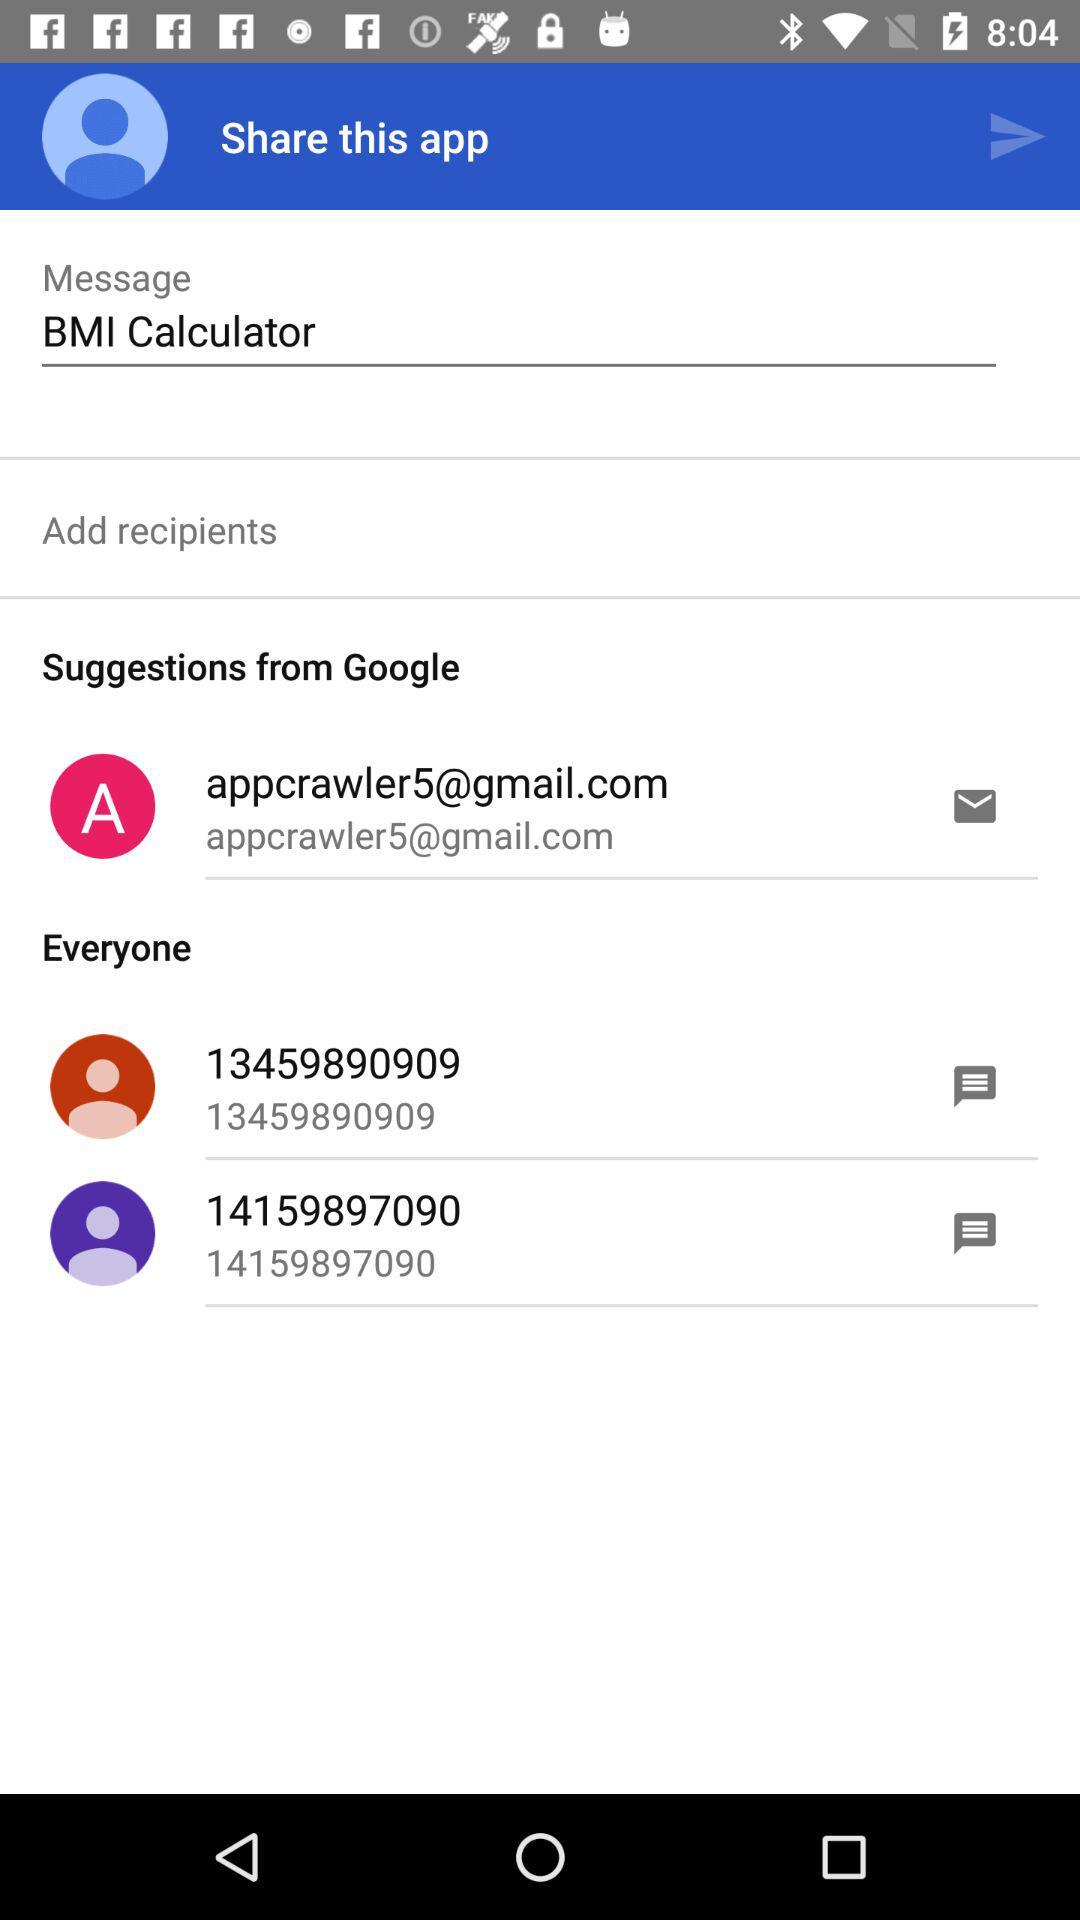  What do you see at coordinates (102, 1085) in the screenshot?
I see `contact icon below everyone` at bounding box center [102, 1085].